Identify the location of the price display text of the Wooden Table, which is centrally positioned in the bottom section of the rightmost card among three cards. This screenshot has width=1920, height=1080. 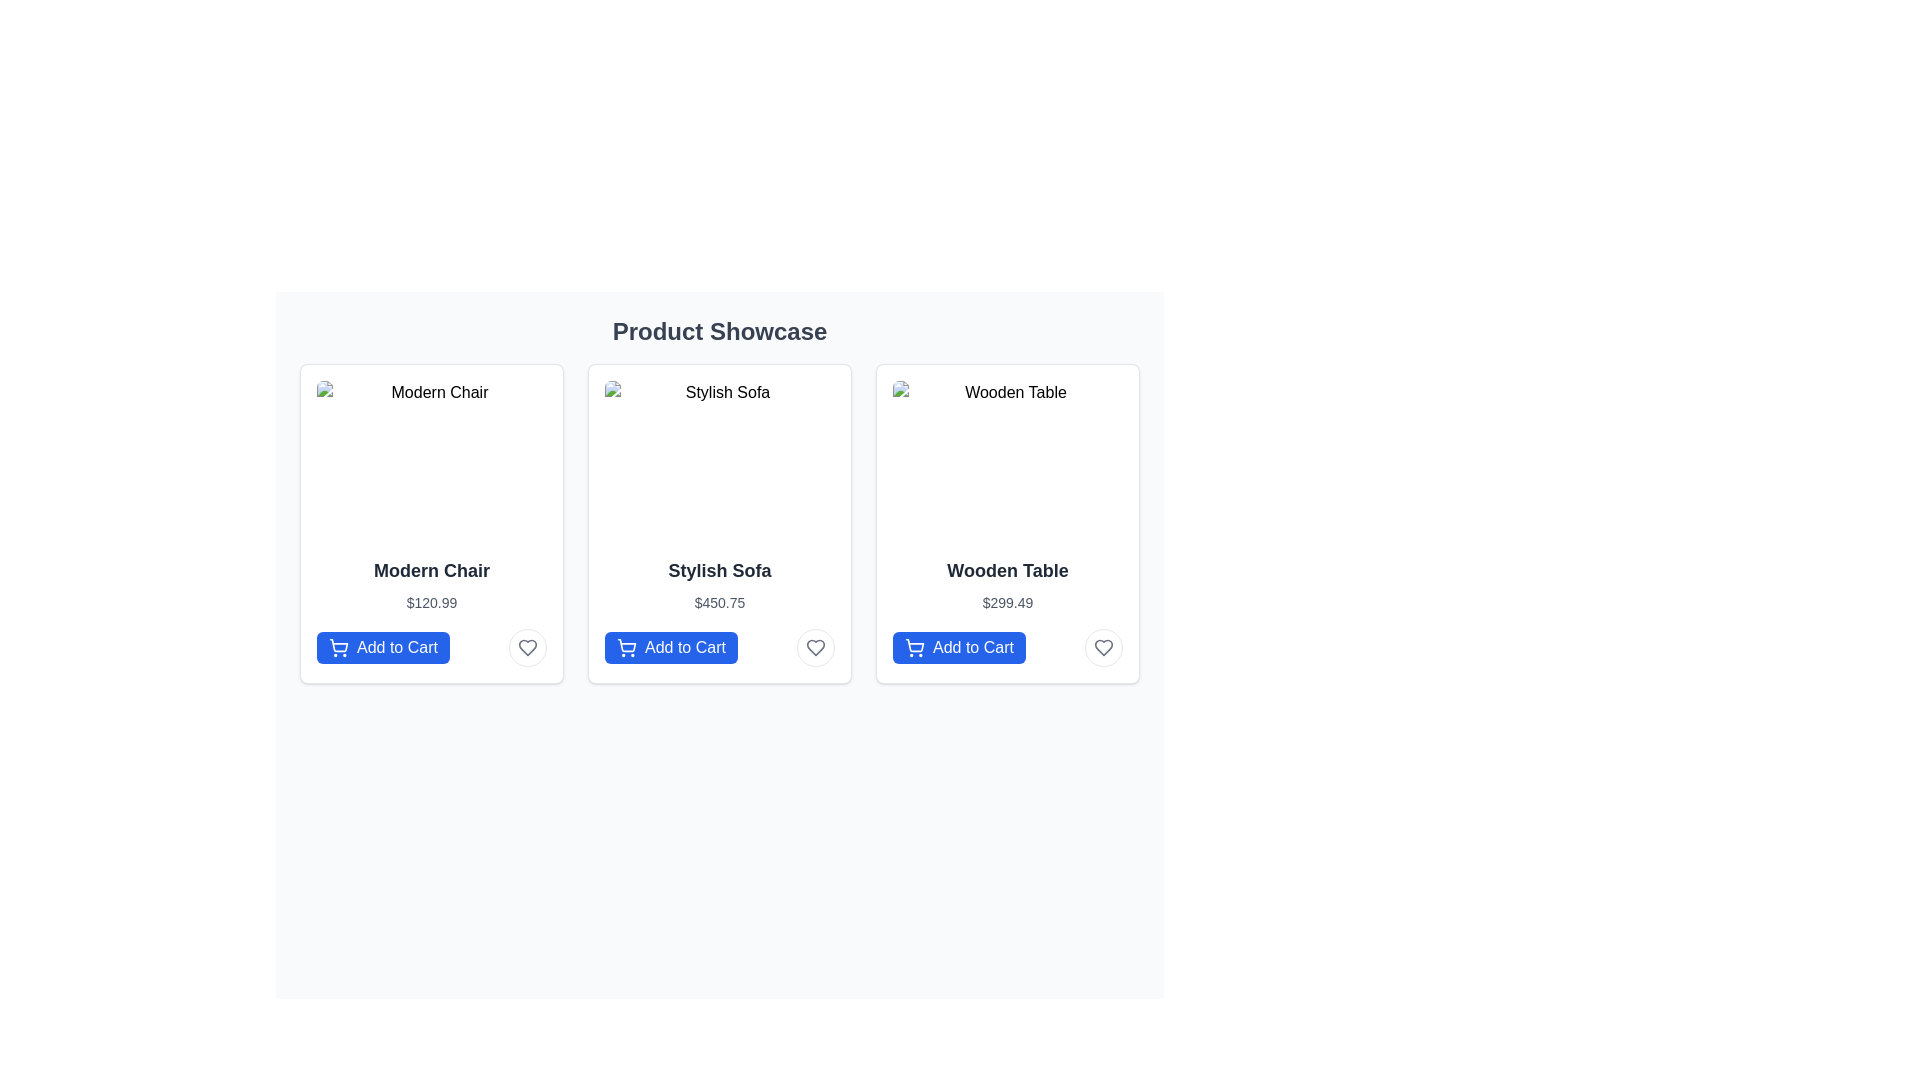
(1008, 601).